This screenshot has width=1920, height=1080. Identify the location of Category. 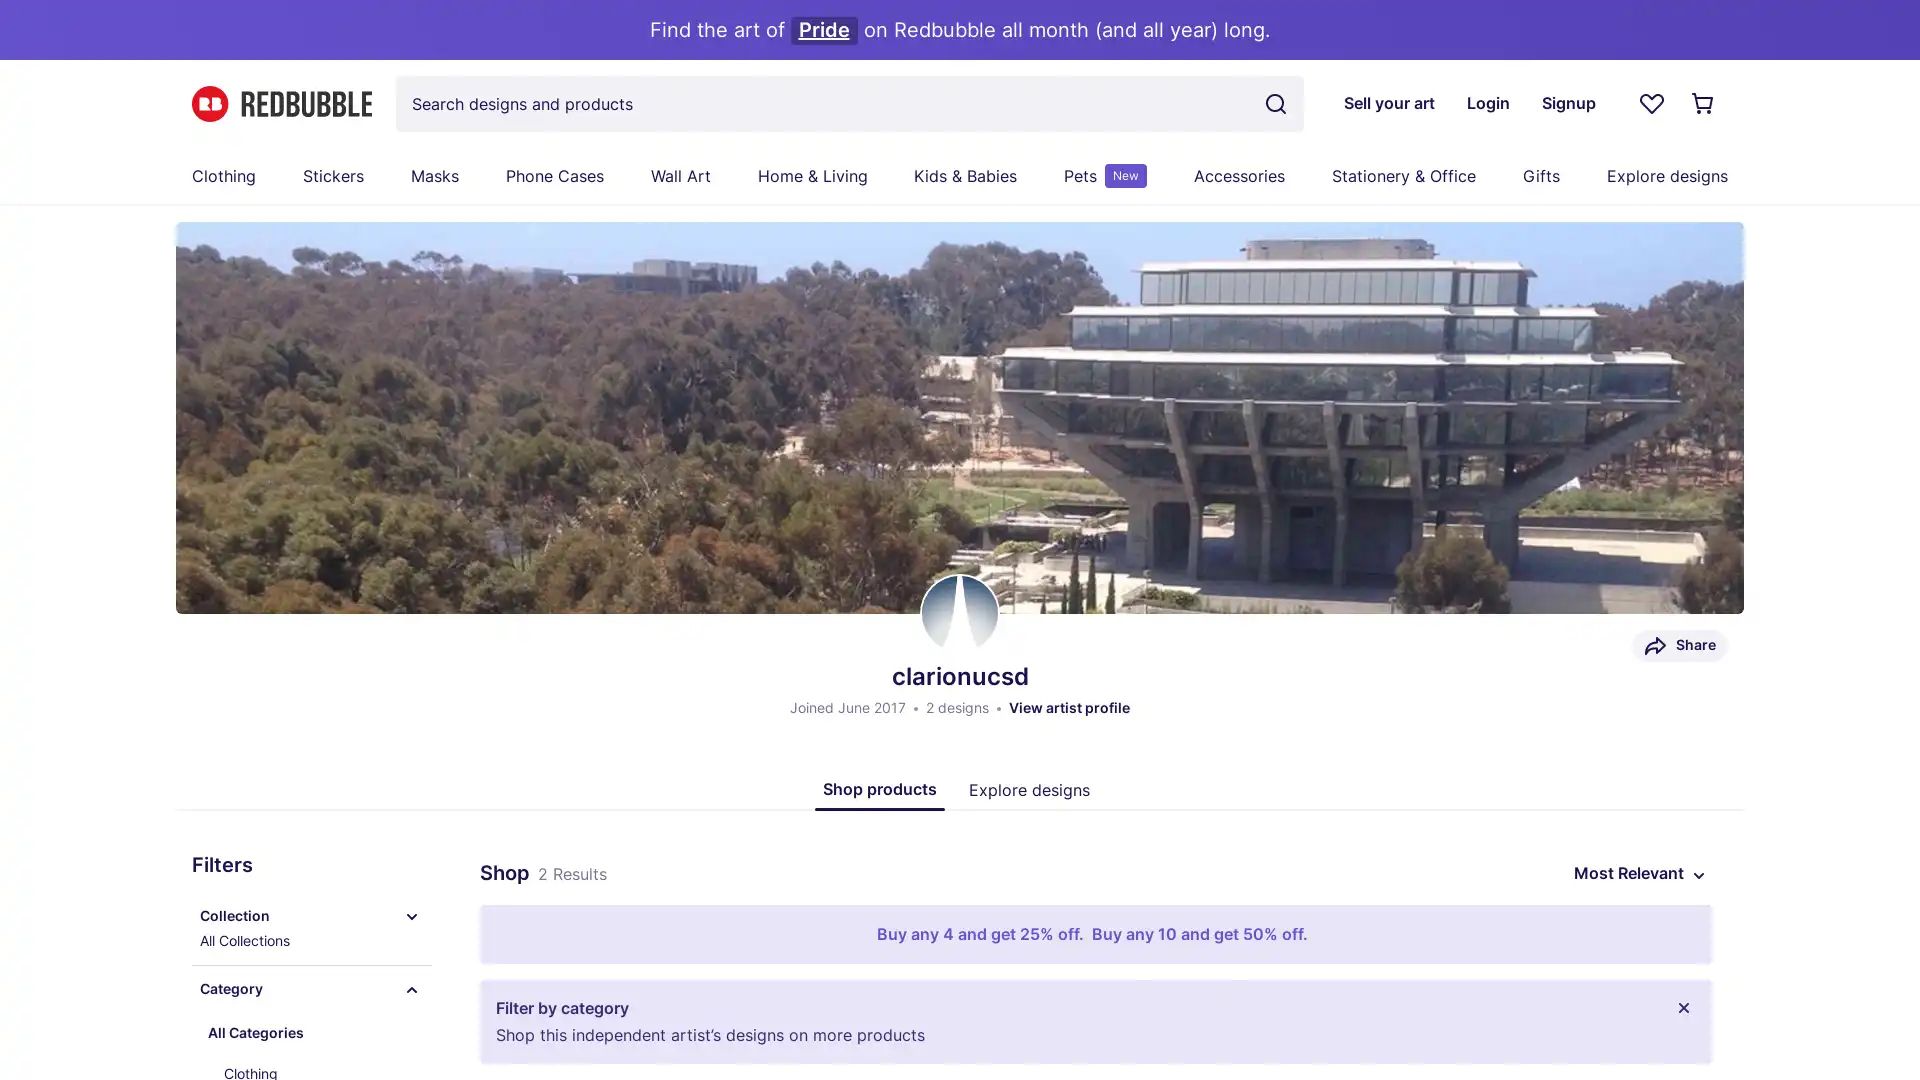
(311, 990).